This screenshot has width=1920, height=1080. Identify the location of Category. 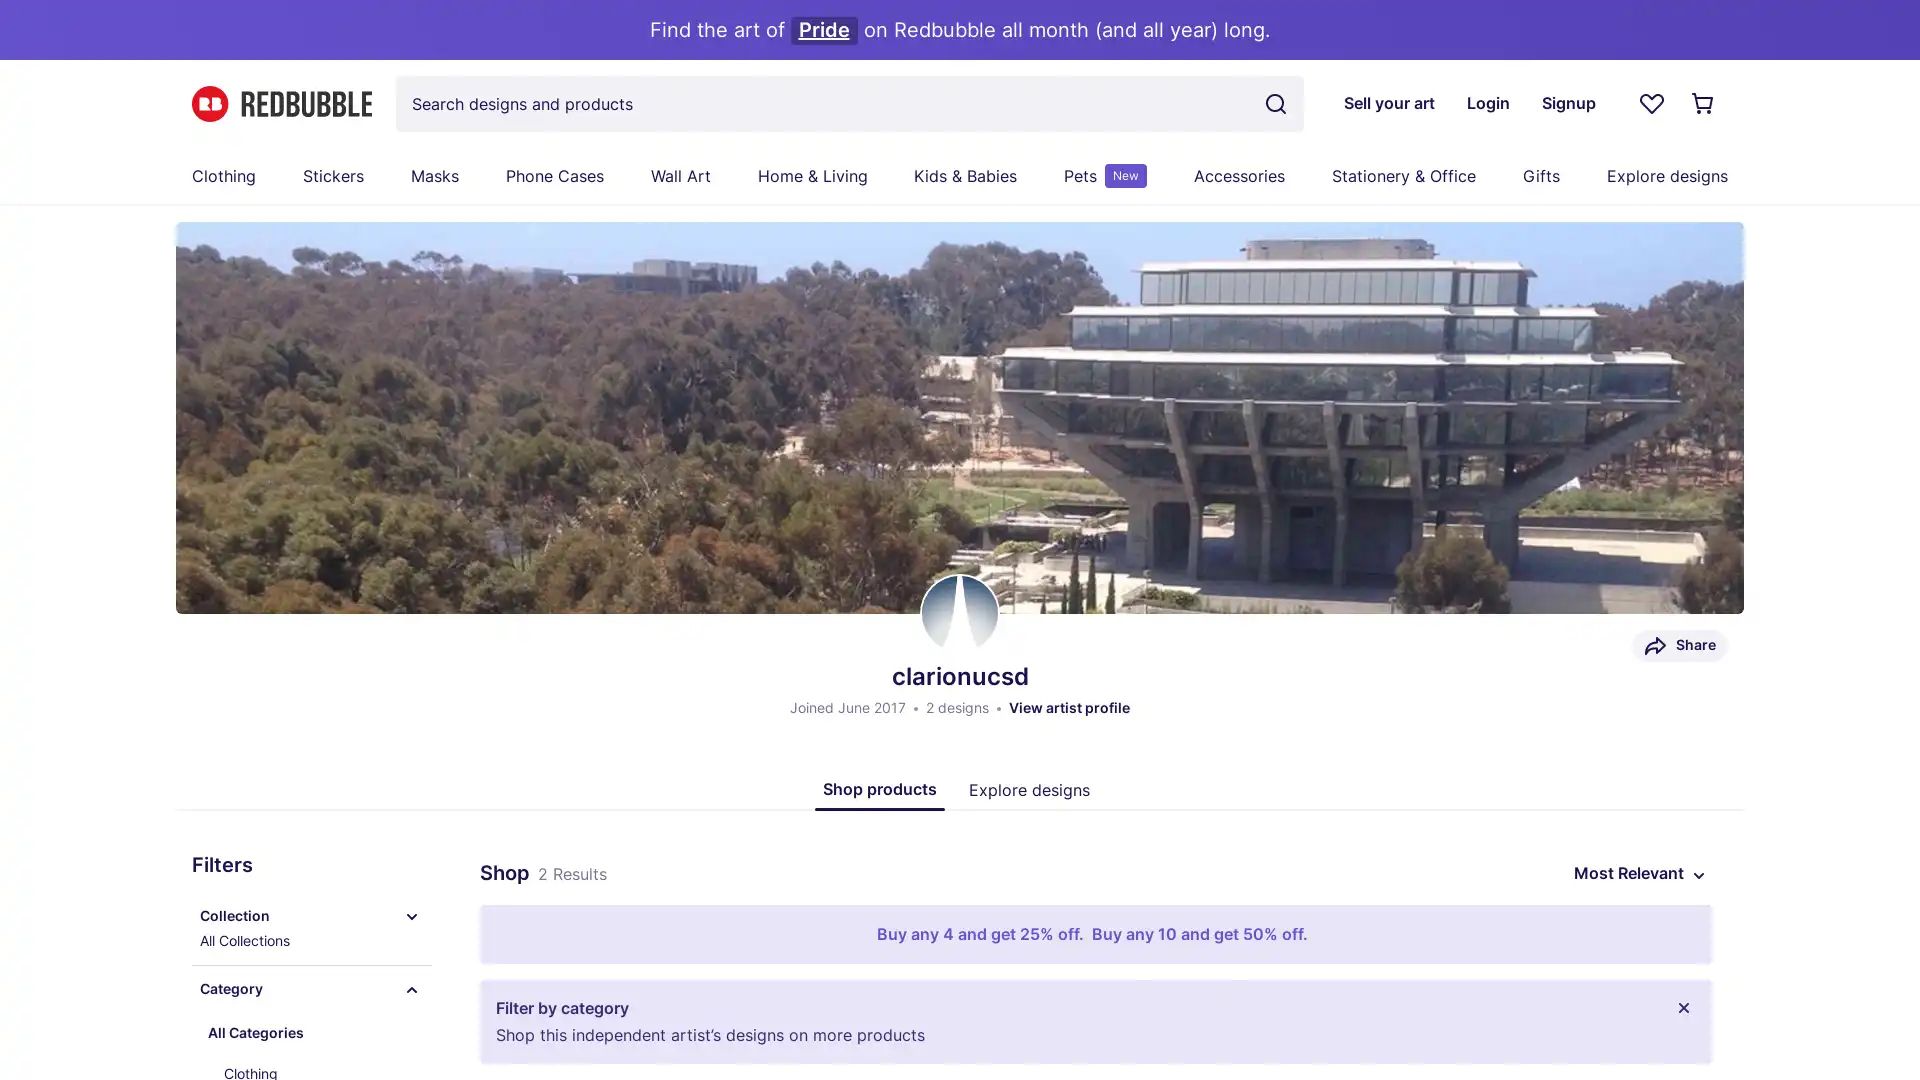
(311, 990).